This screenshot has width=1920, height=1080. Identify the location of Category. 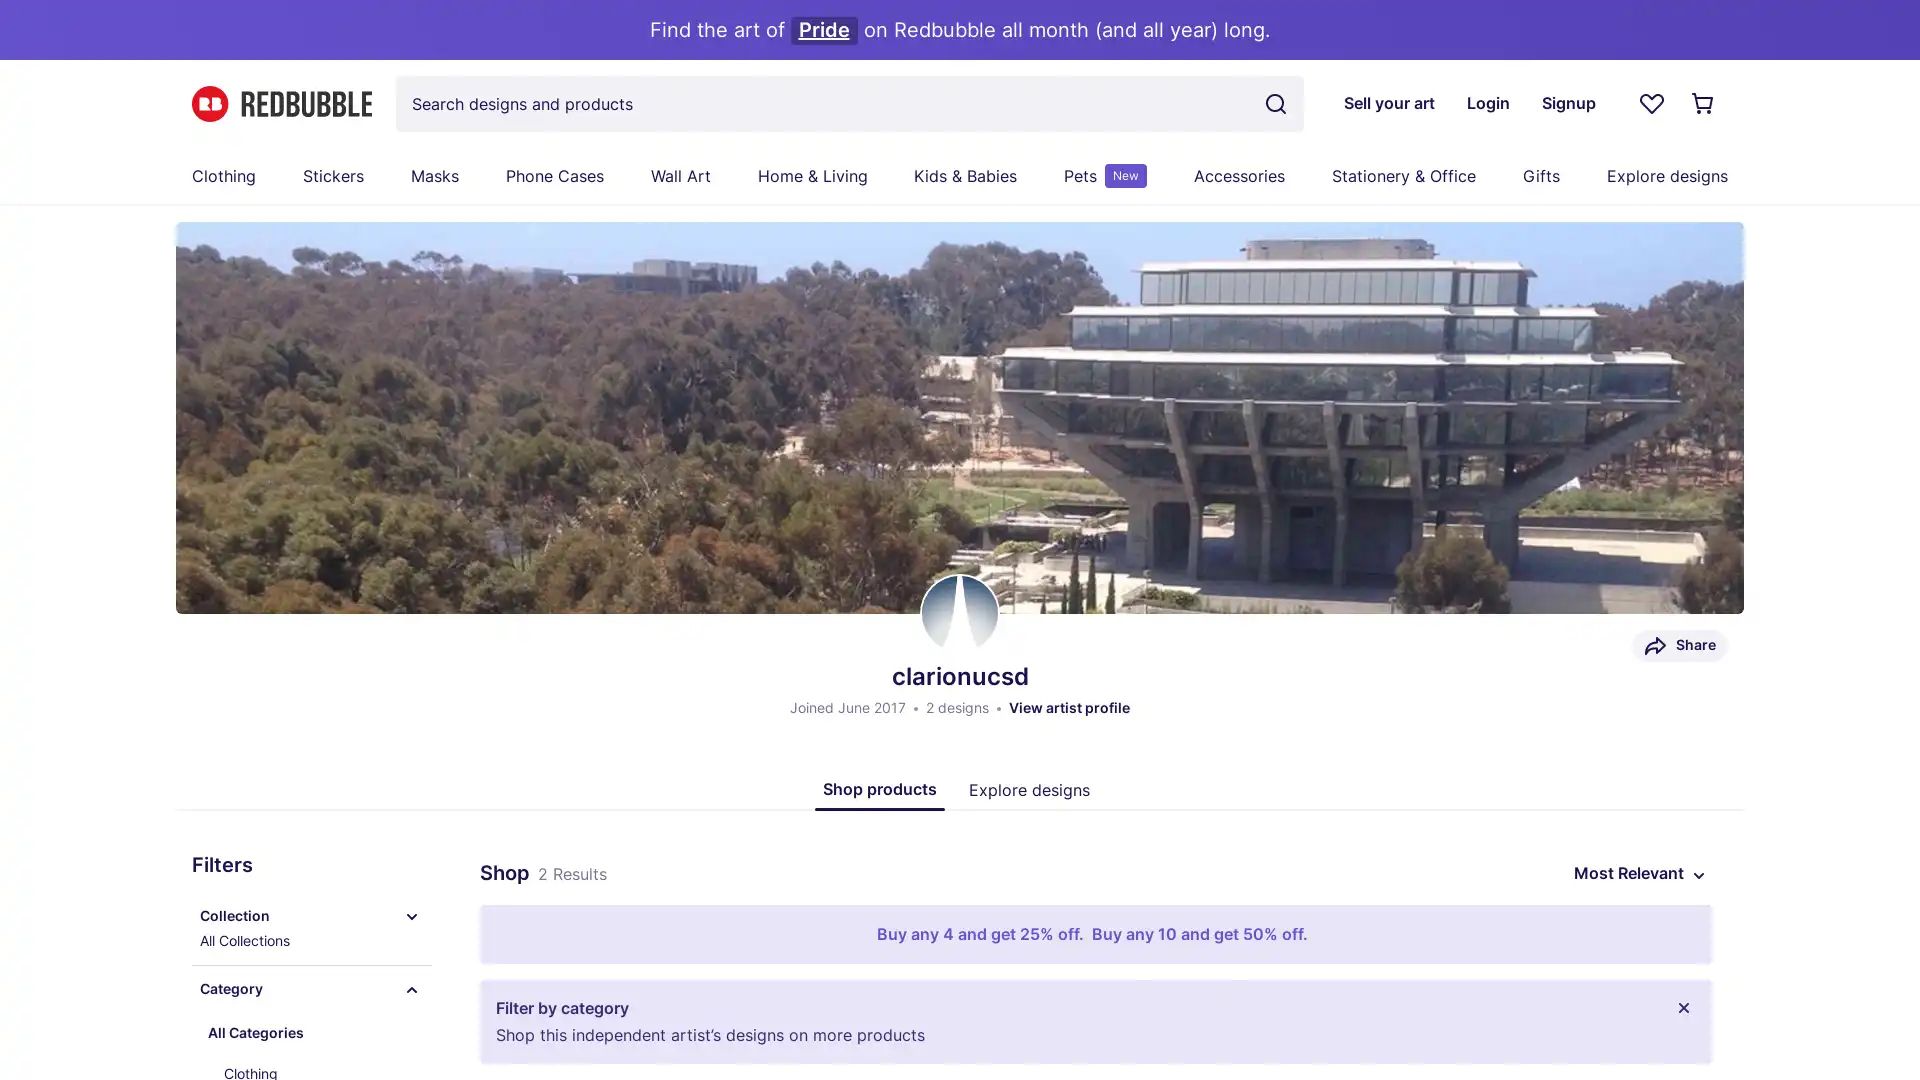
(311, 990).